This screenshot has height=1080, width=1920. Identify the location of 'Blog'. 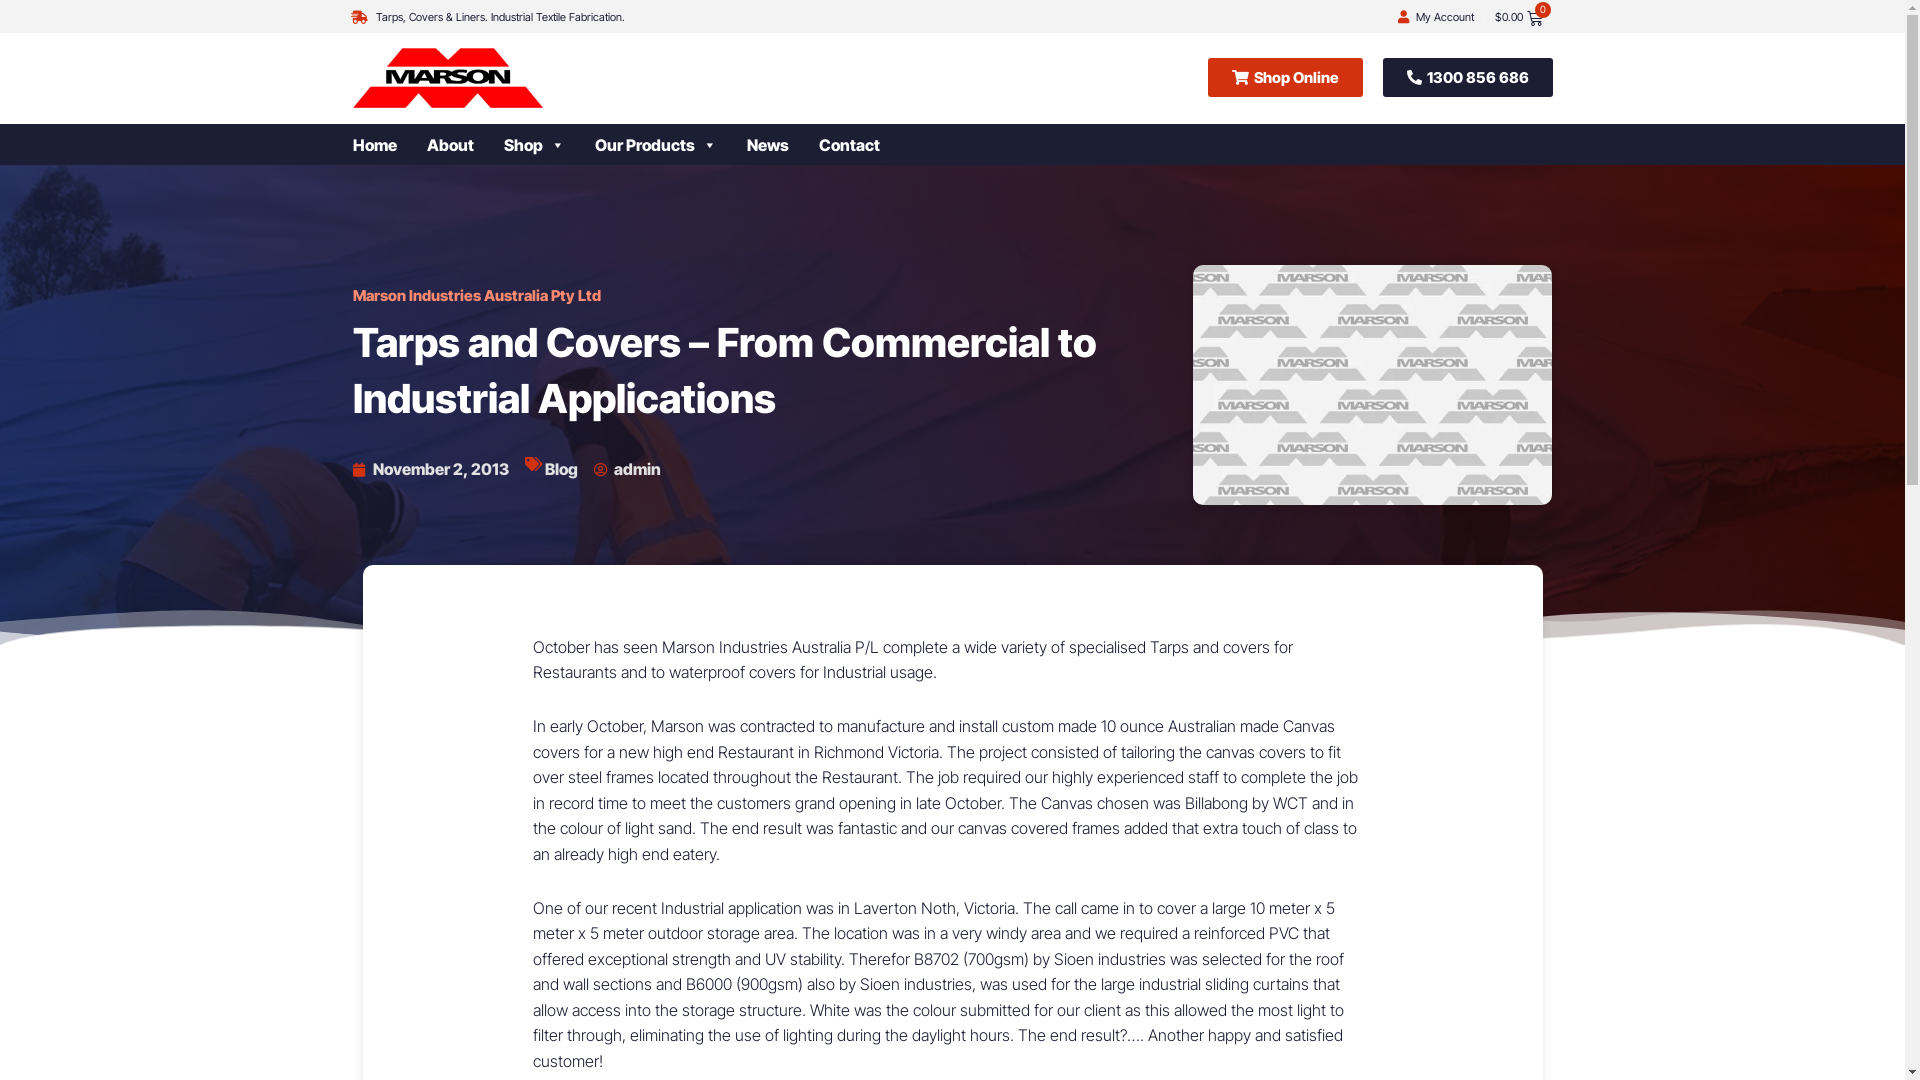
(560, 469).